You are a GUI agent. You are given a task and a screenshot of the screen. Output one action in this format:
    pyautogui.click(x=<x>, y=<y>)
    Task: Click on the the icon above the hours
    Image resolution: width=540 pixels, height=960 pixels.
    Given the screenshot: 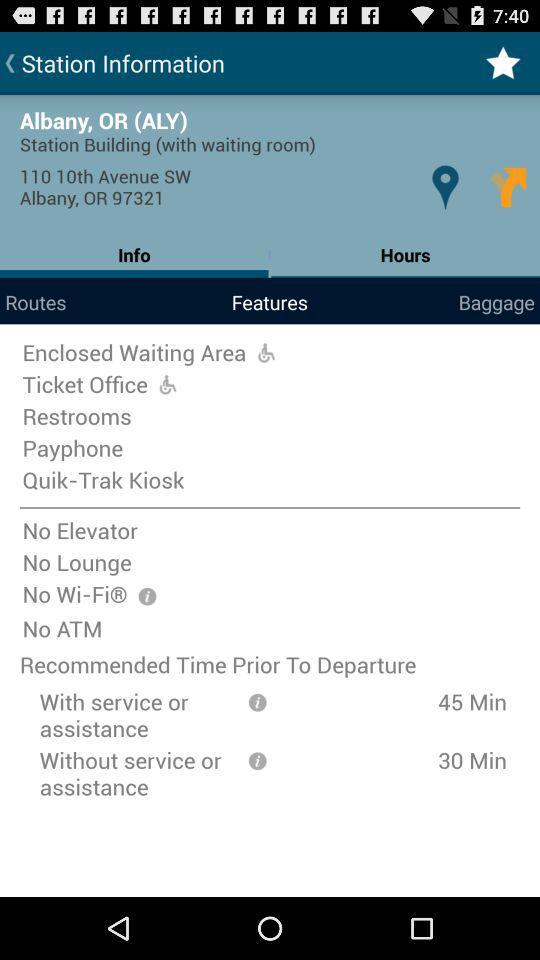 What is the action you would take?
    pyautogui.click(x=445, y=187)
    